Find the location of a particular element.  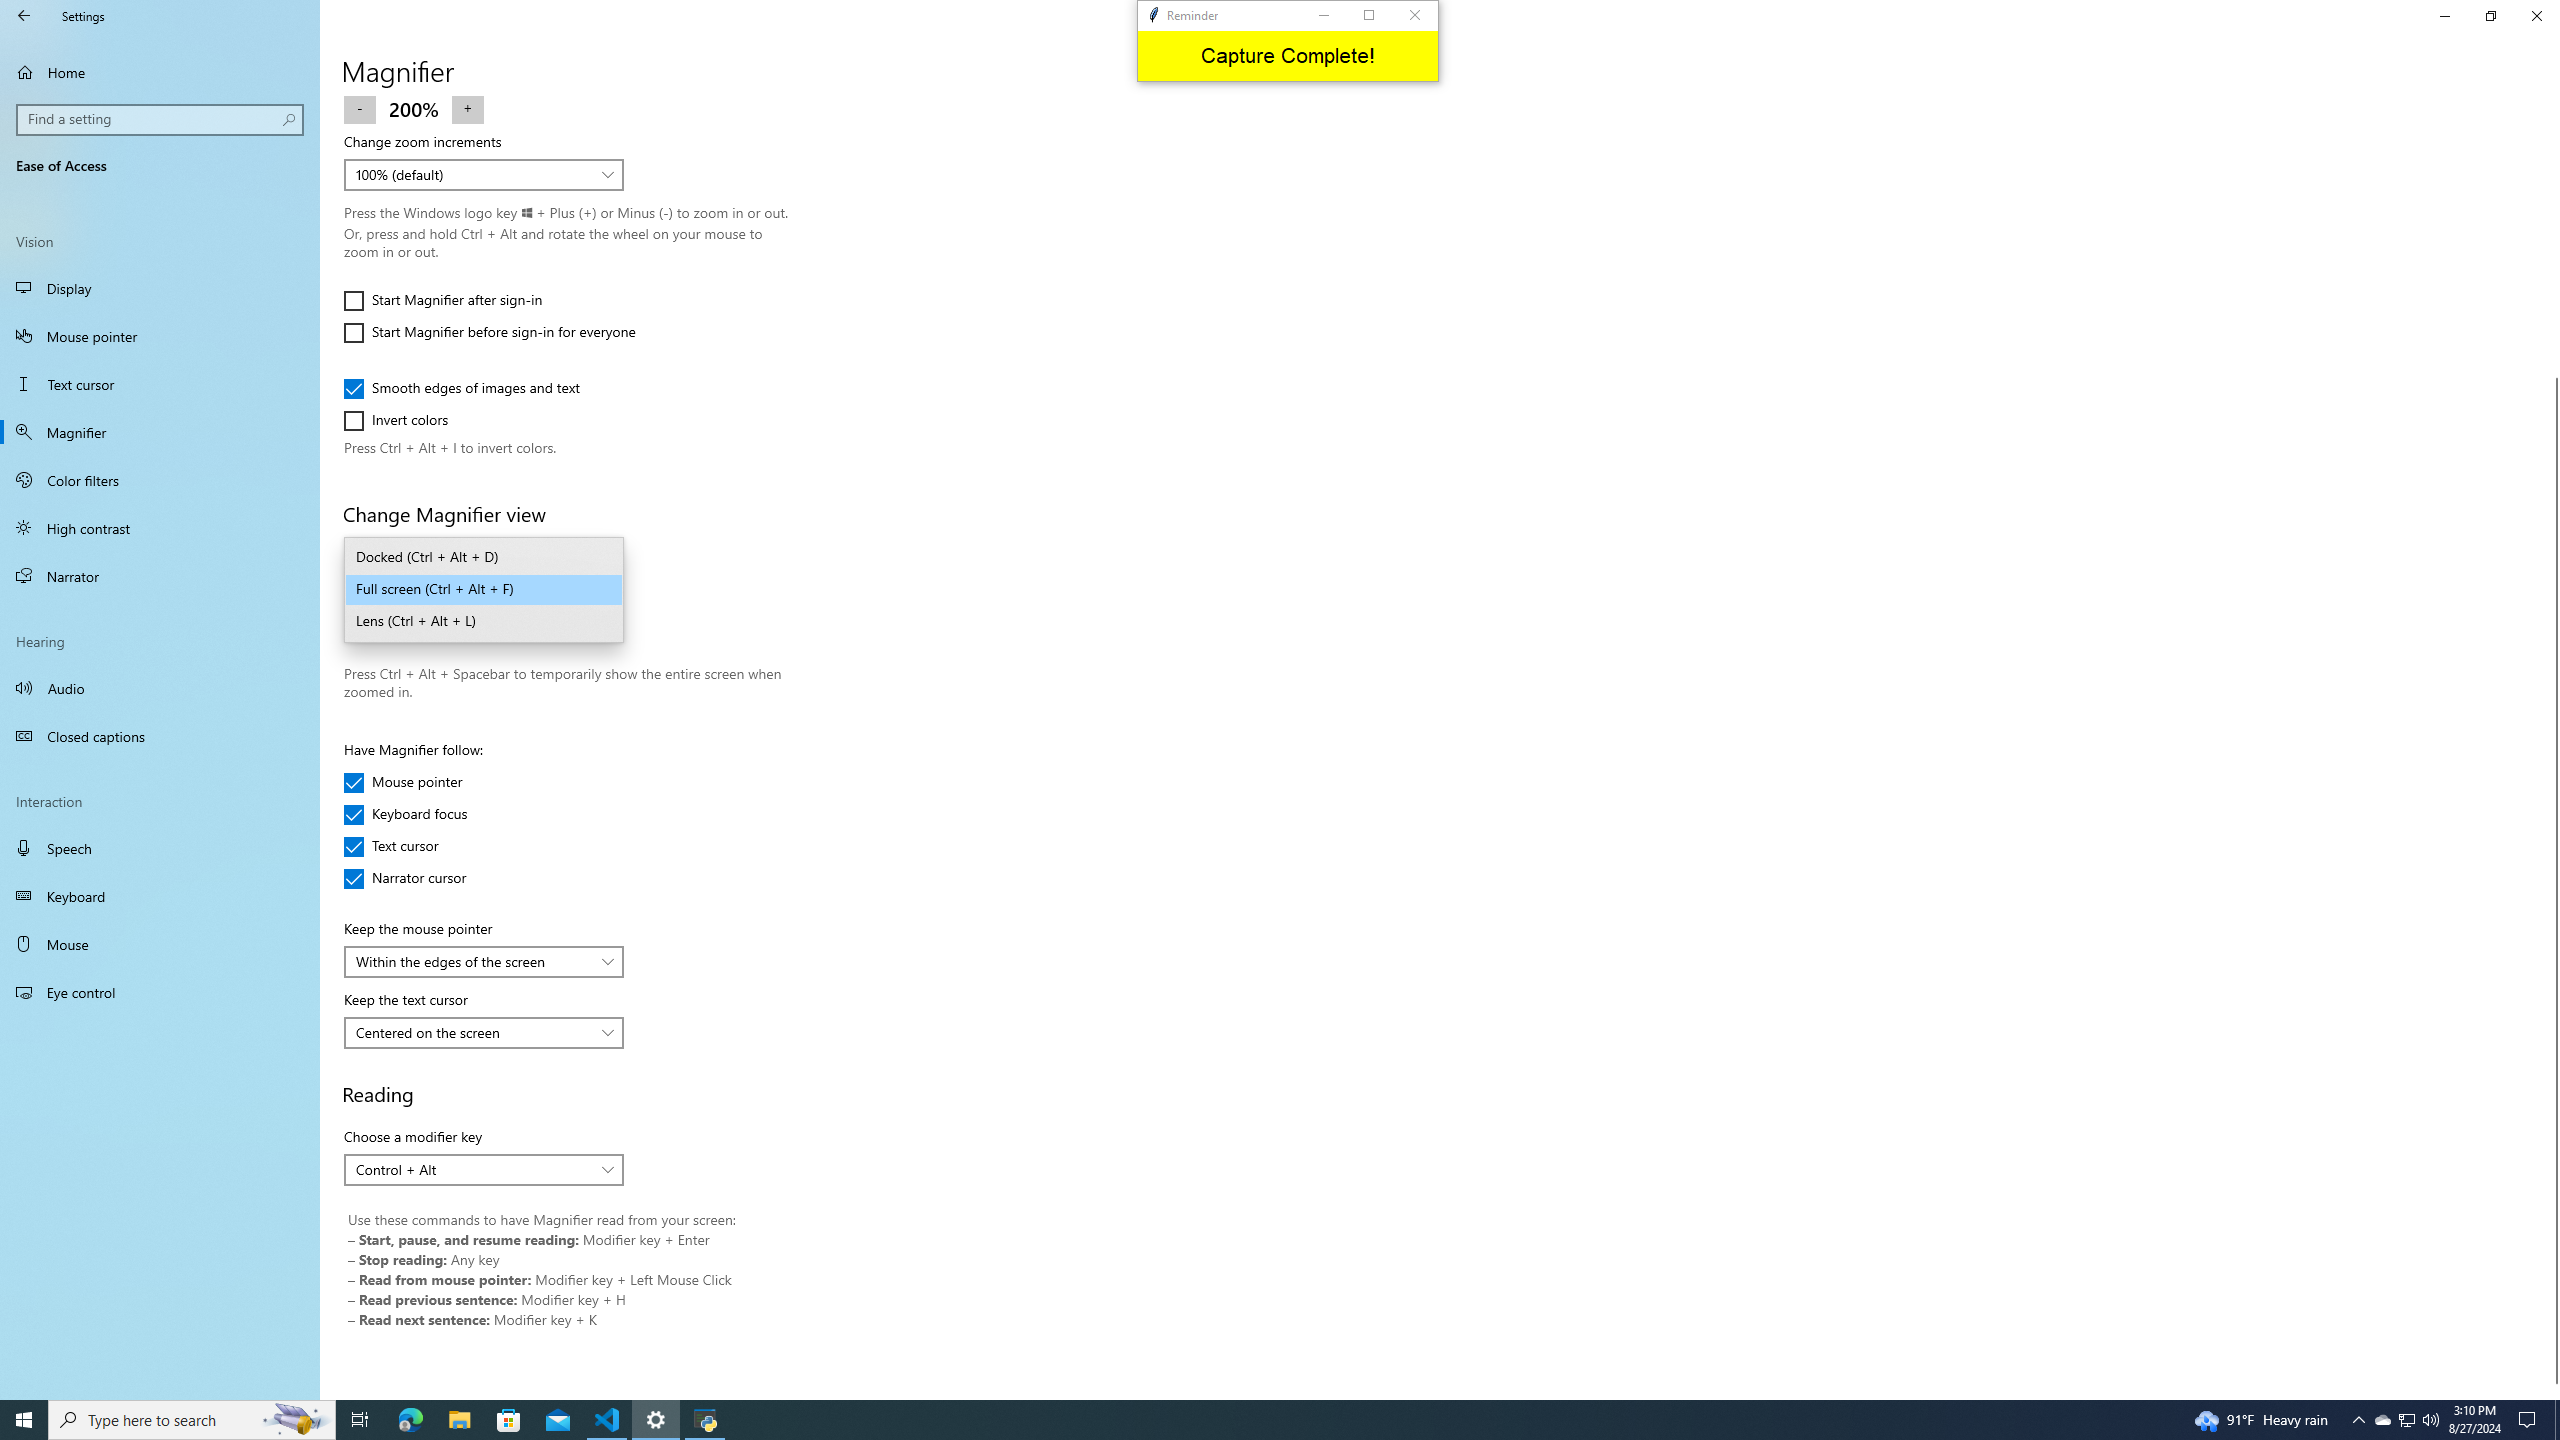

'Magnifier' is located at coordinates (159, 432).